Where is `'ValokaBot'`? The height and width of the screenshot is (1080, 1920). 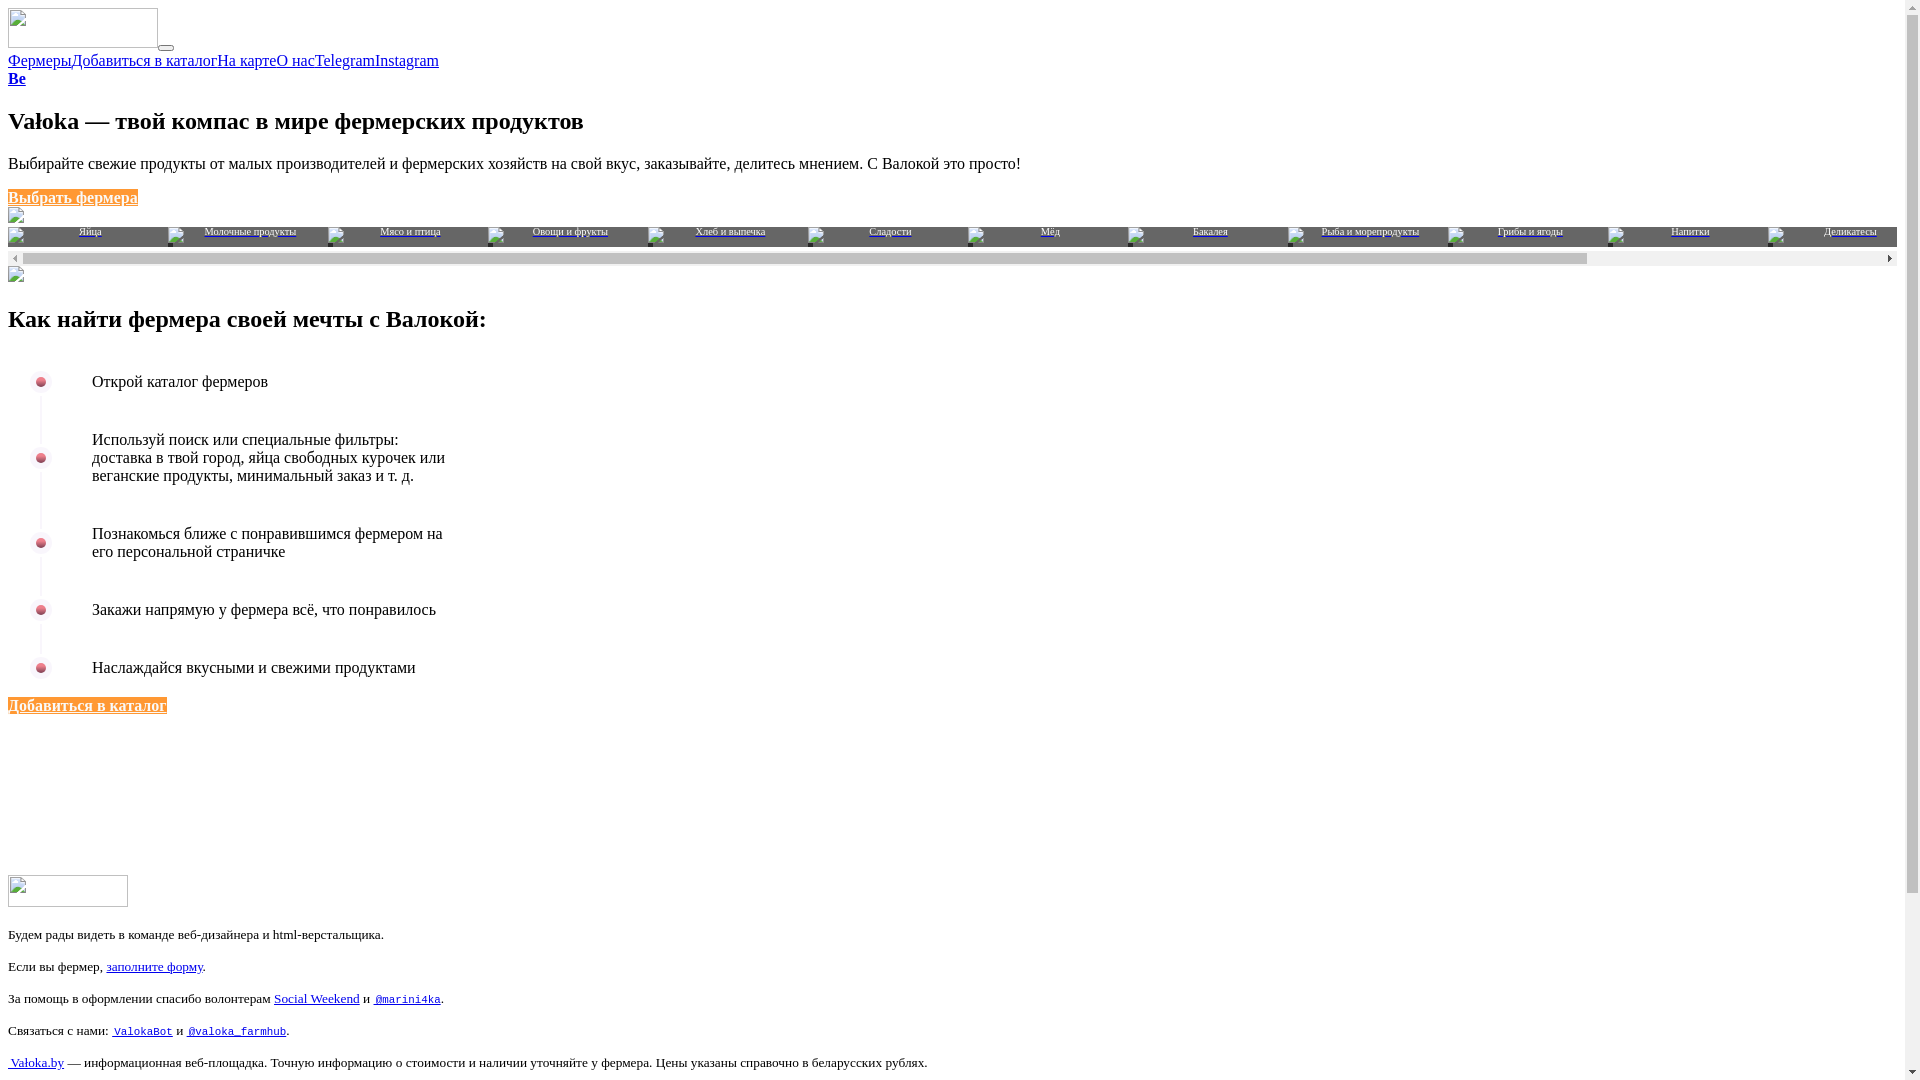 'ValokaBot' is located at coordinates (141, 1030).